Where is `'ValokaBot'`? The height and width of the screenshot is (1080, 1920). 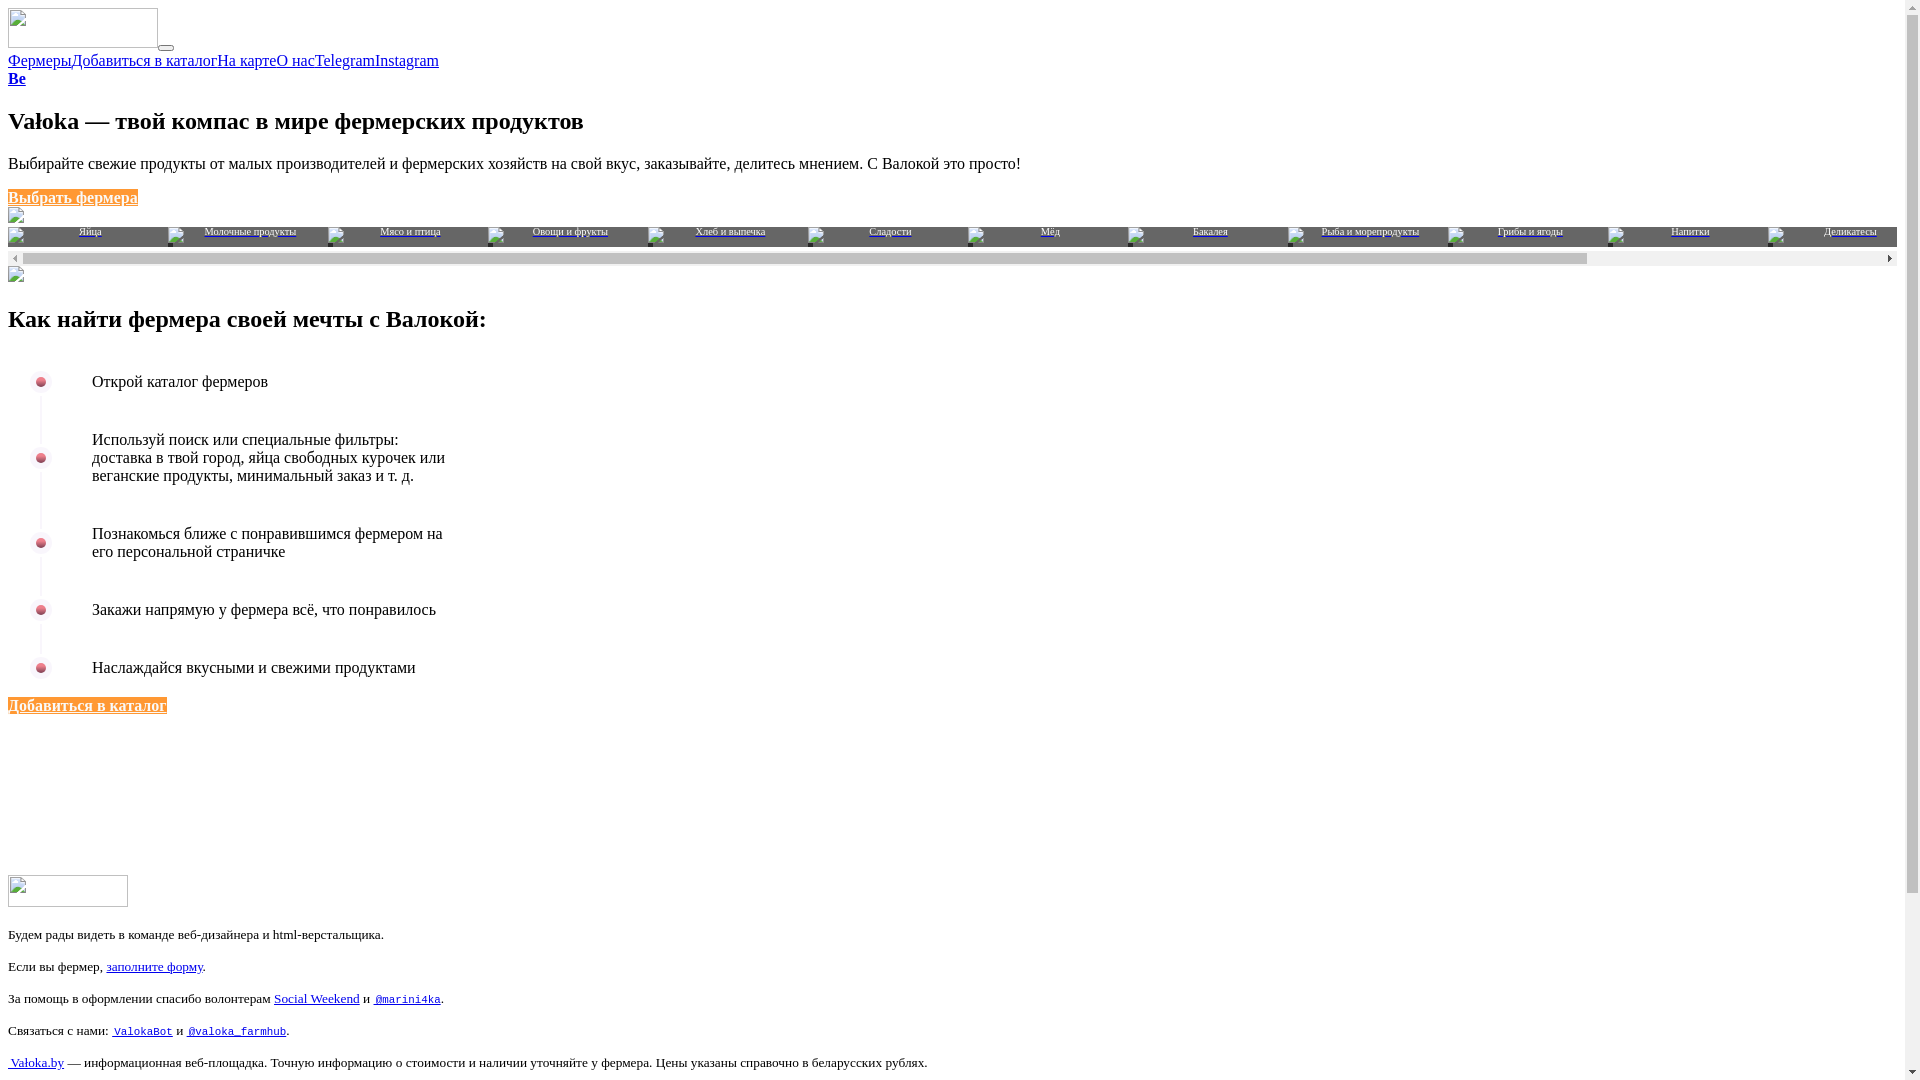 'ValokaBot' is located at coordinates (141, 1030).